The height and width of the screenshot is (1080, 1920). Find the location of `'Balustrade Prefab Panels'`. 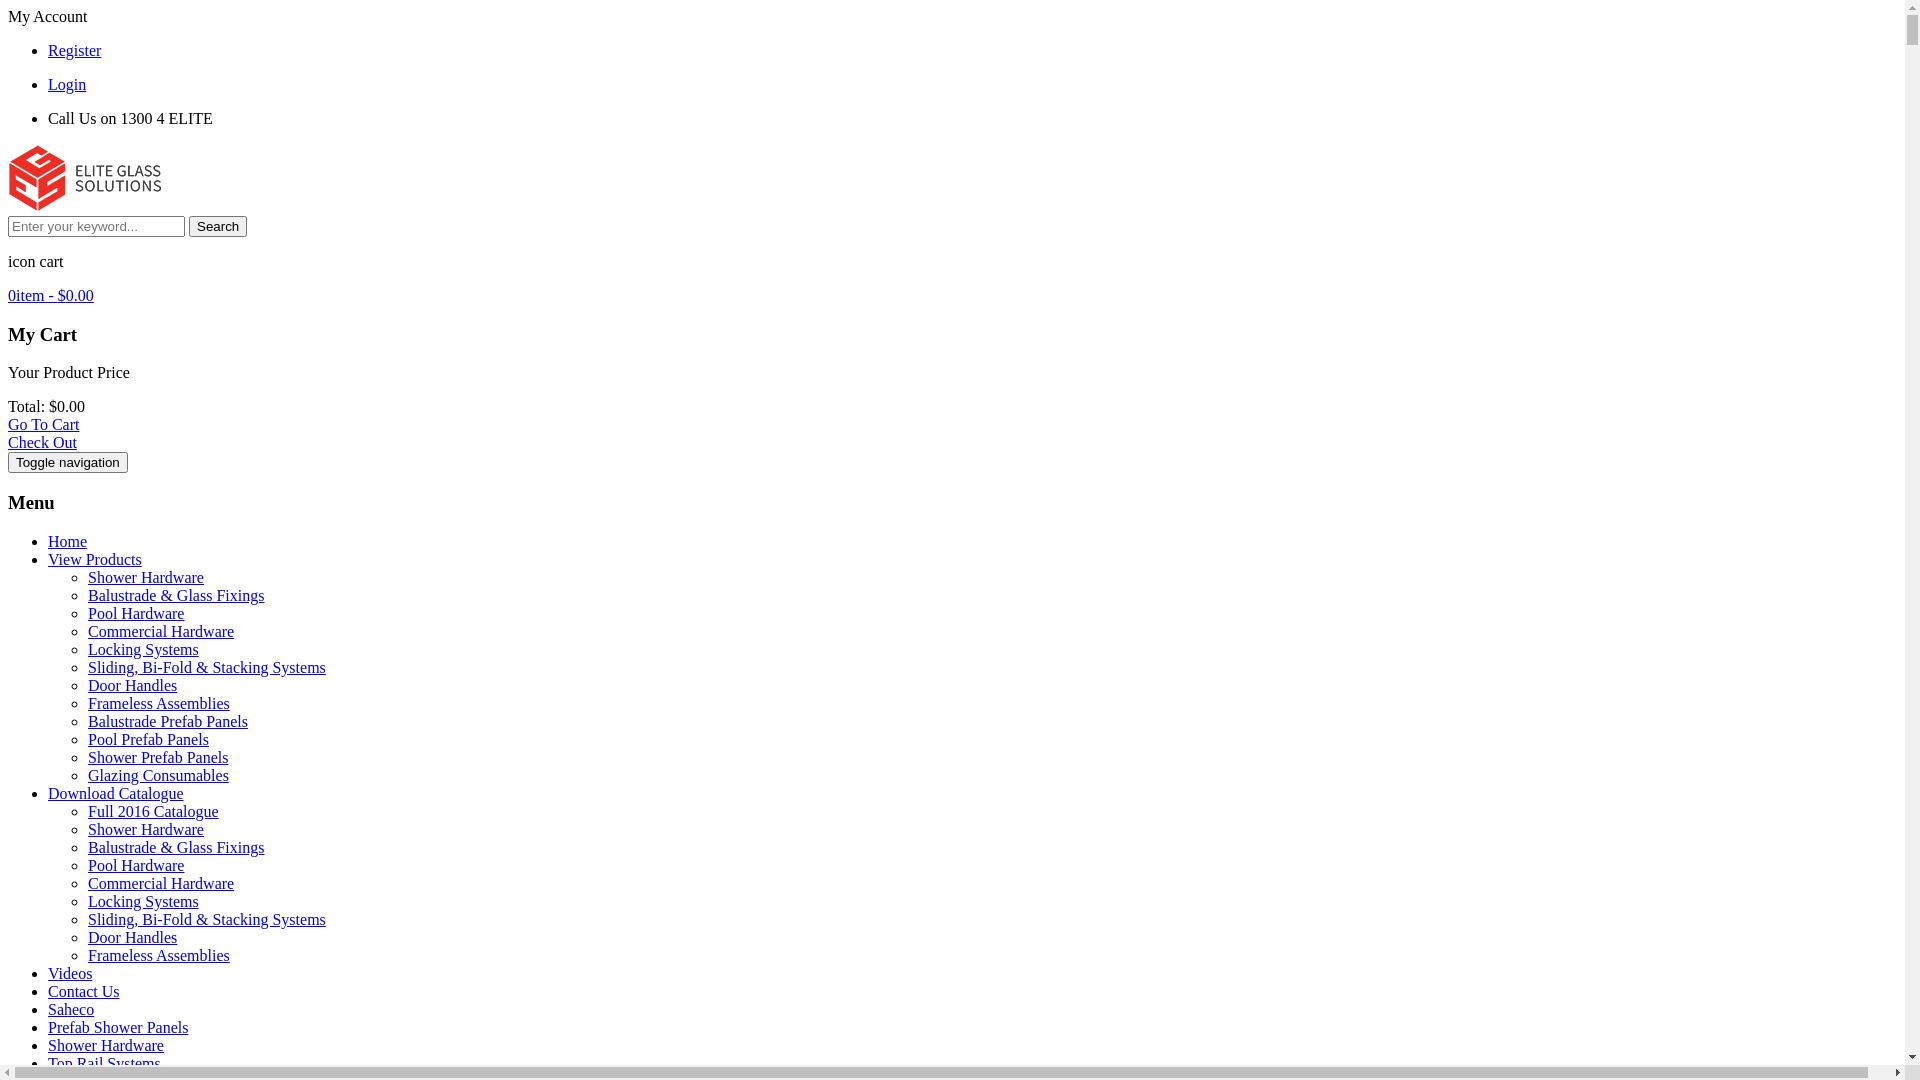

'Balustrade Prefab Panels' is located at coordinates (168, 721).